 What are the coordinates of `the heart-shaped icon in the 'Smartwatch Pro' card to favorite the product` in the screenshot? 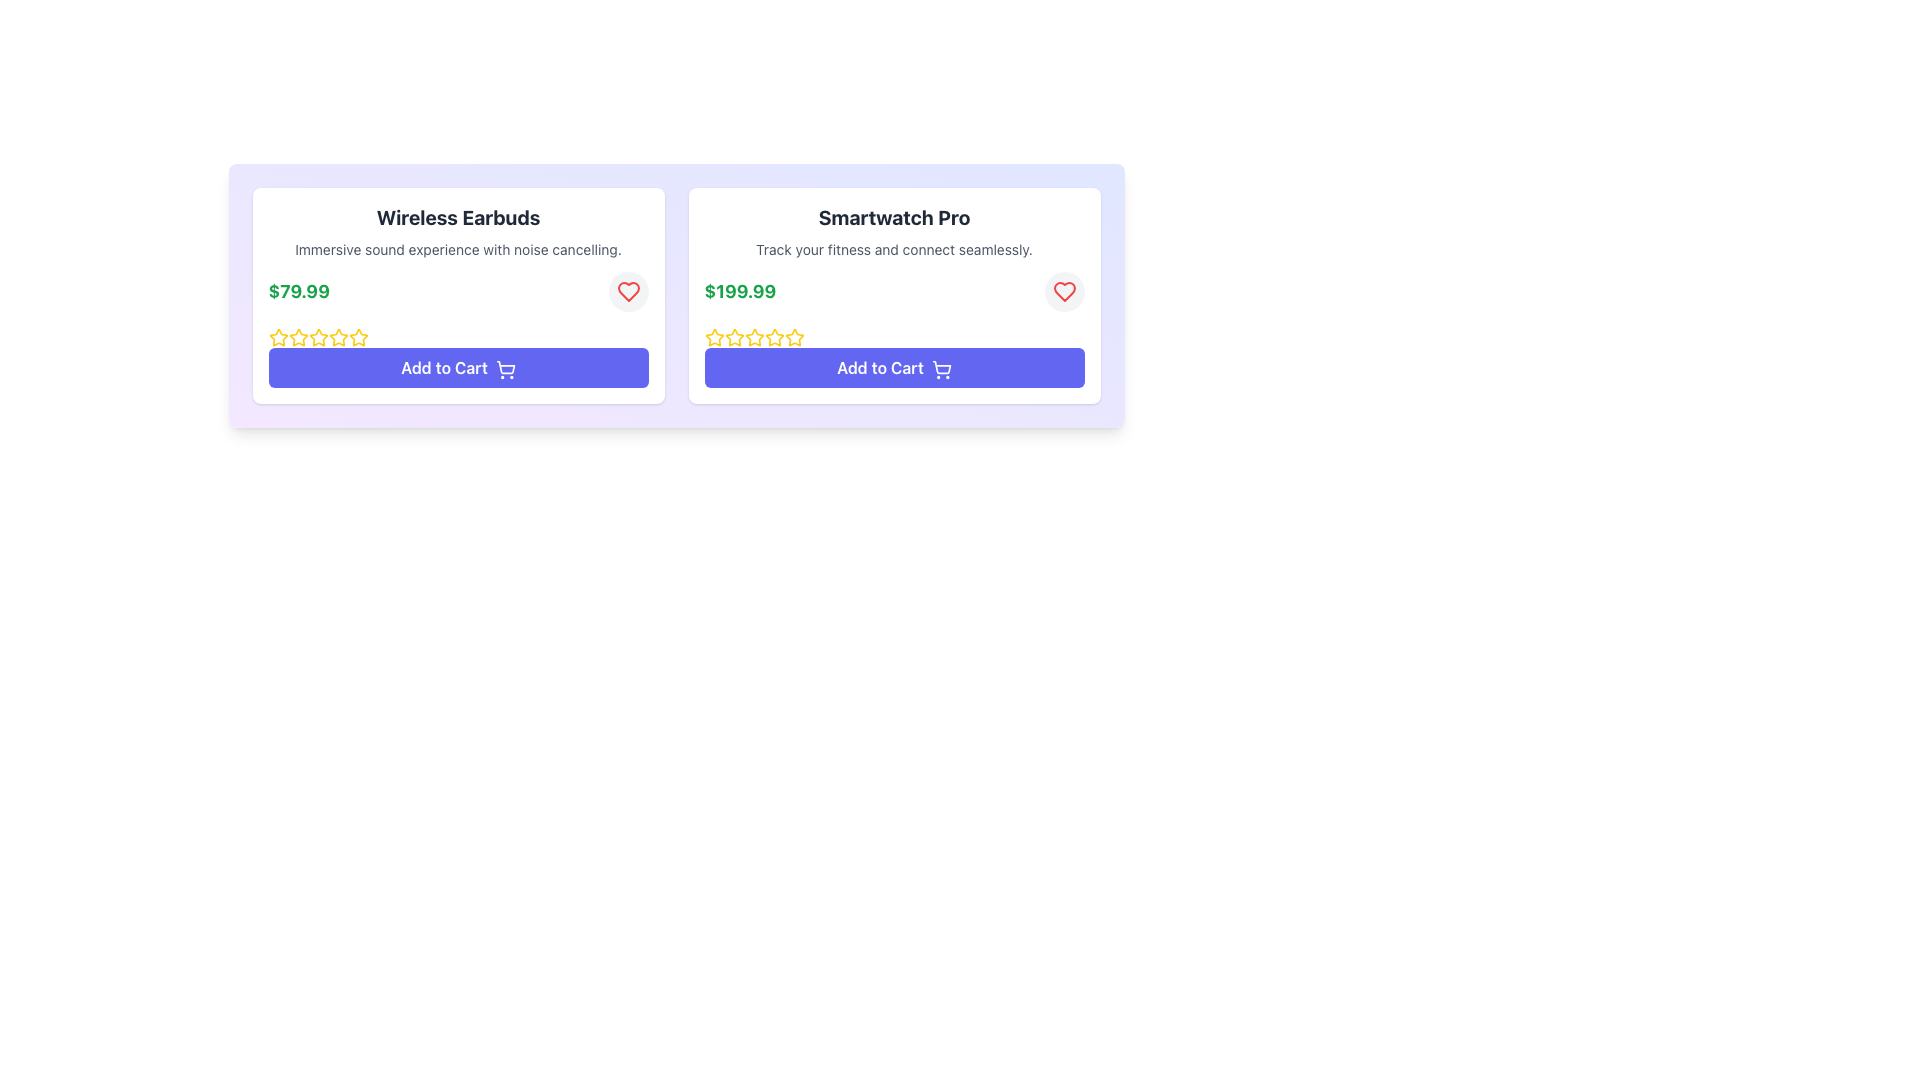 It's located at (1063, 292).